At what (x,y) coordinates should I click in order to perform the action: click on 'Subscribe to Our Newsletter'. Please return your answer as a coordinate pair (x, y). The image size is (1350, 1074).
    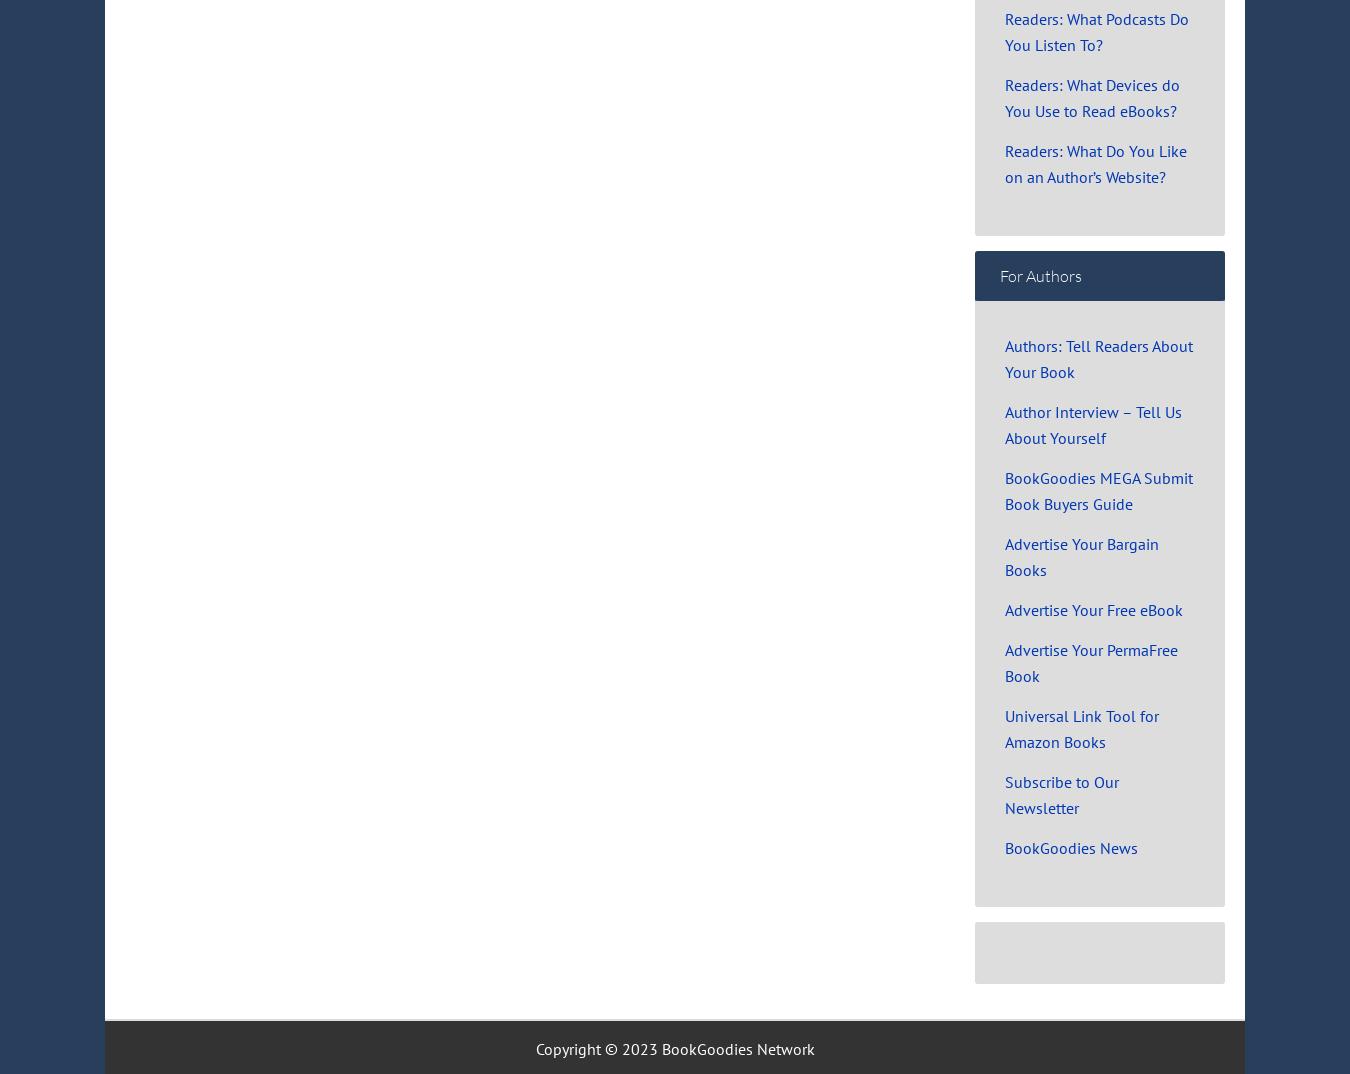
    Looking at the image, I should click on (1062, 793).